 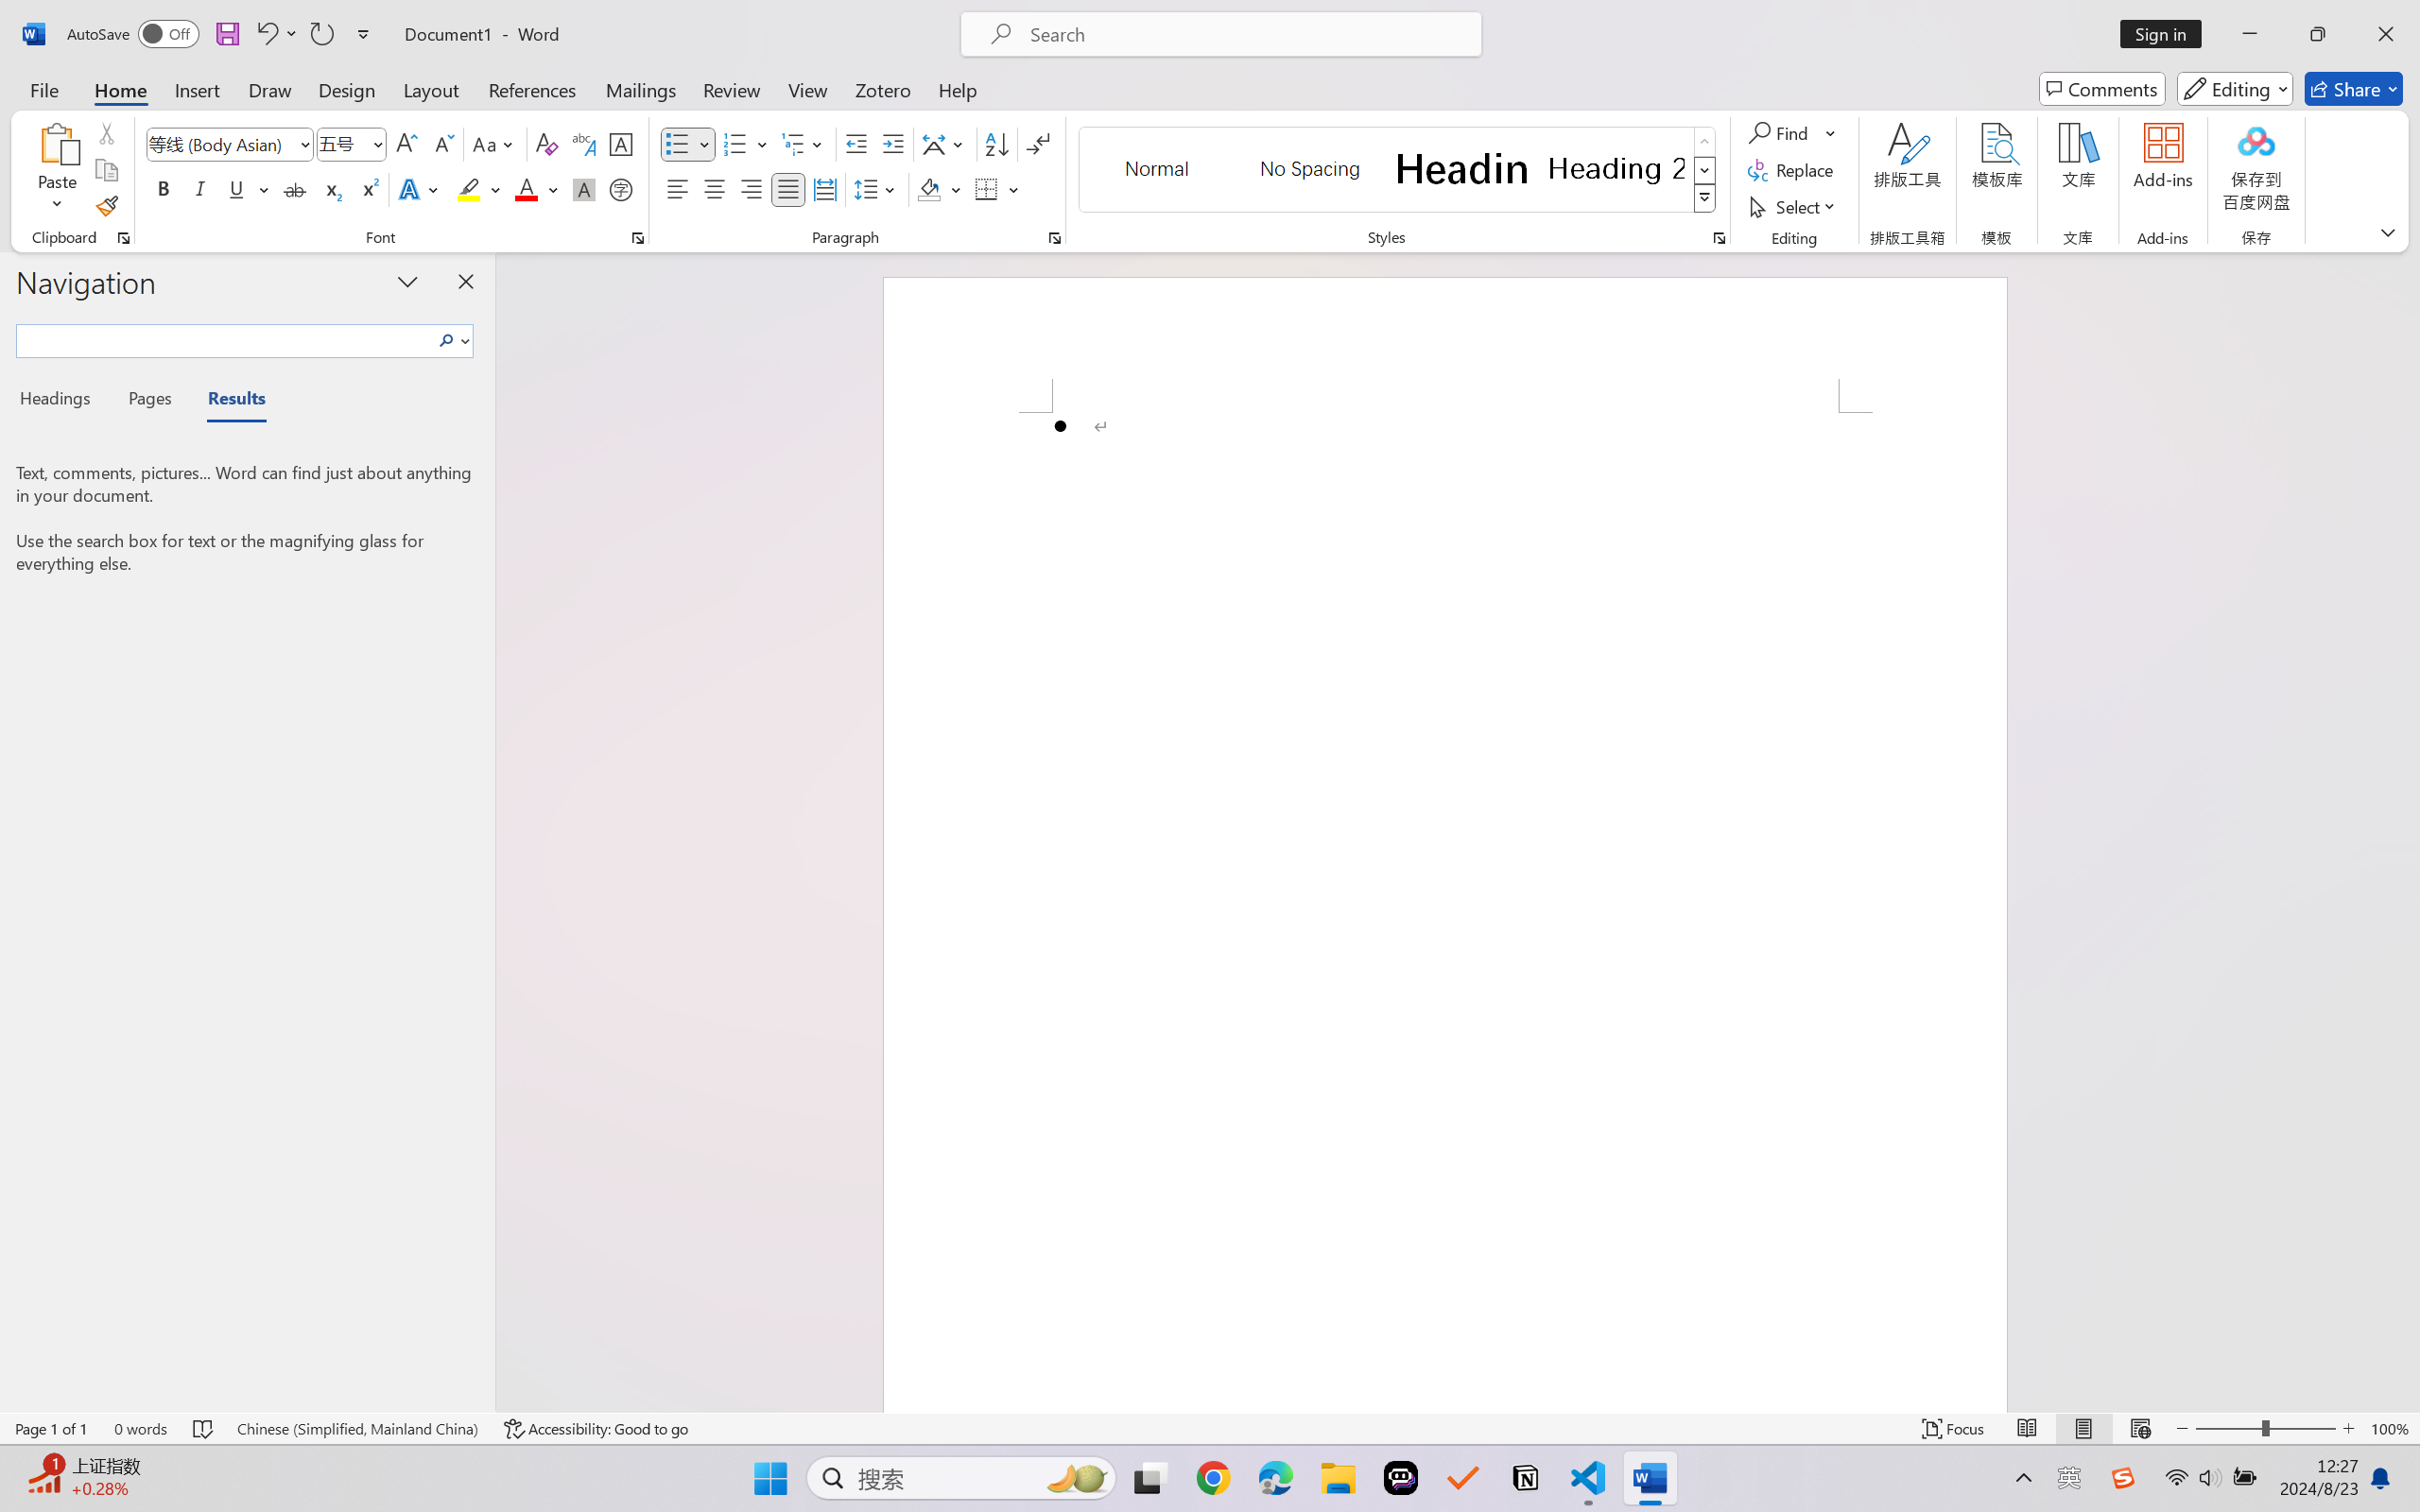 I want to click on 'Results', so click(x=226, y=401).